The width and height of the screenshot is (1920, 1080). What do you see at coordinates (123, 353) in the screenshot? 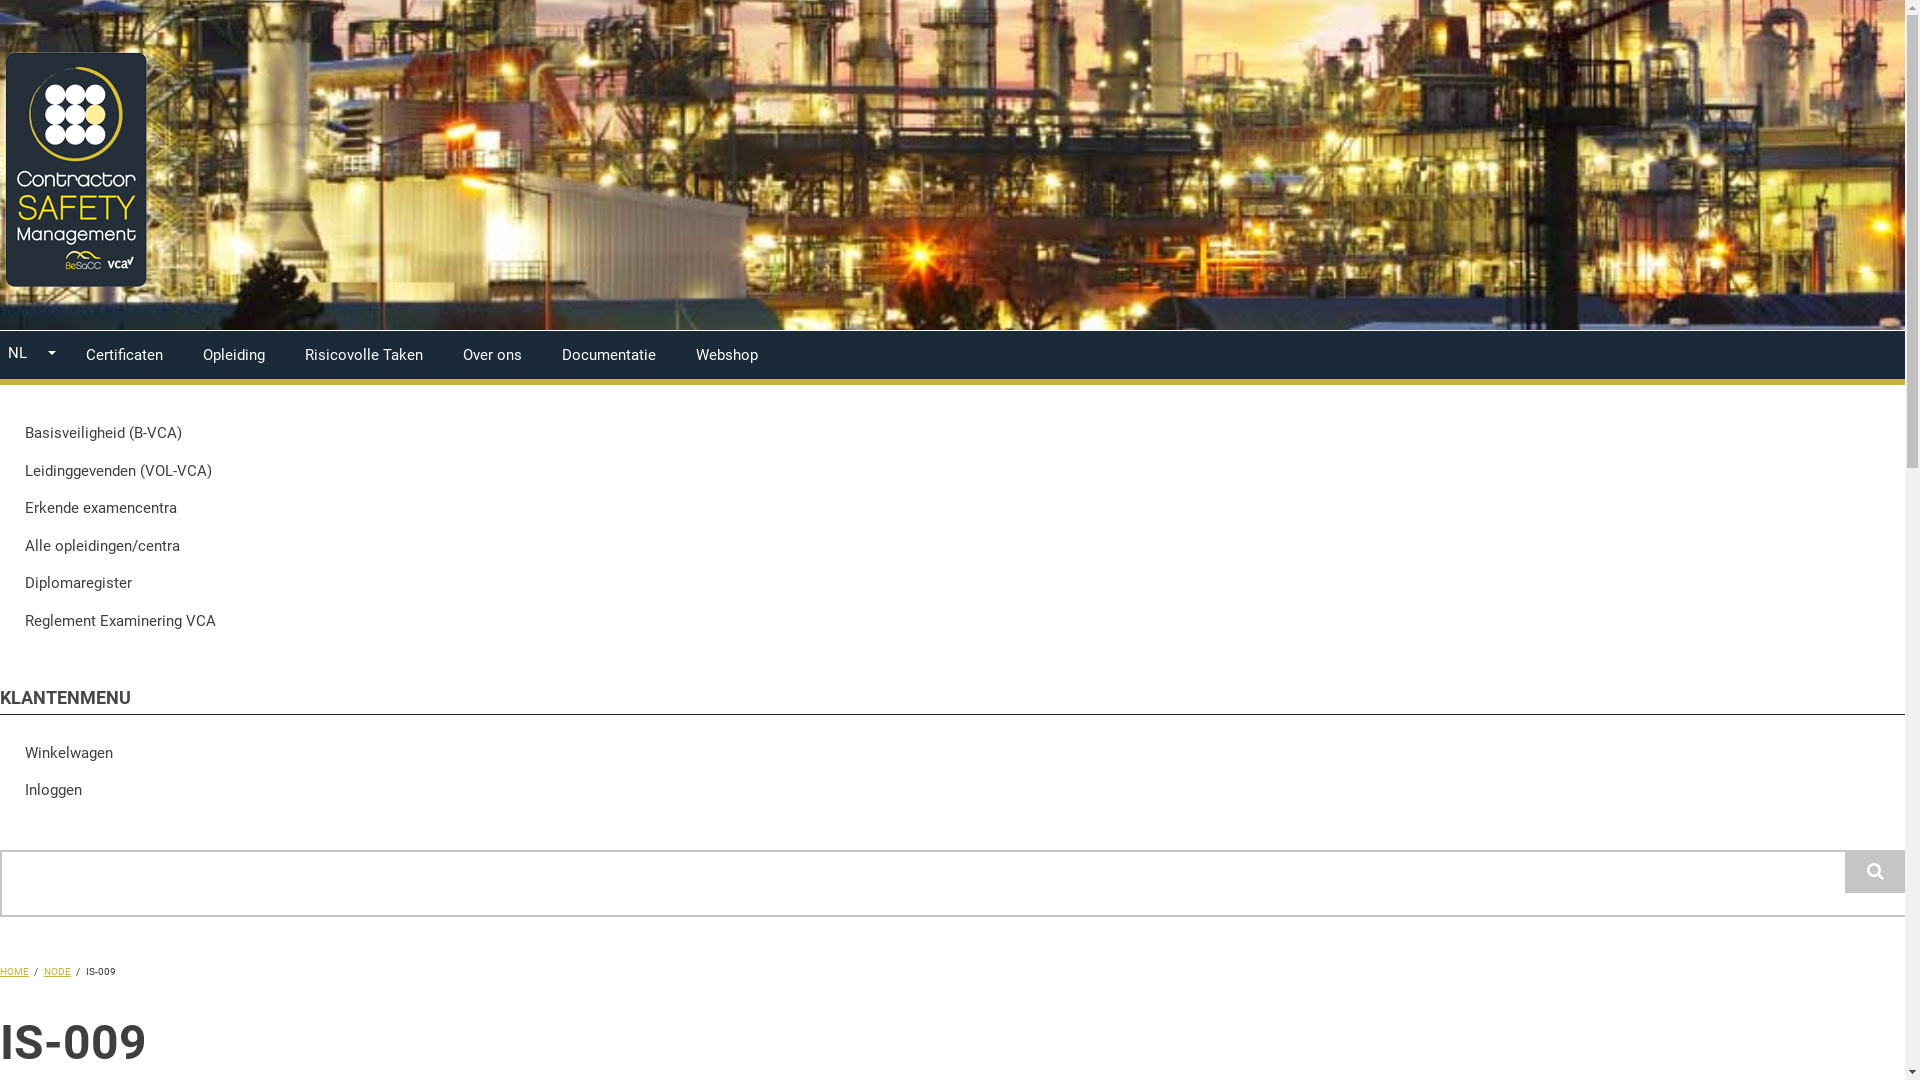
I see `'Certificaten'` at bounding box center [123, 353].